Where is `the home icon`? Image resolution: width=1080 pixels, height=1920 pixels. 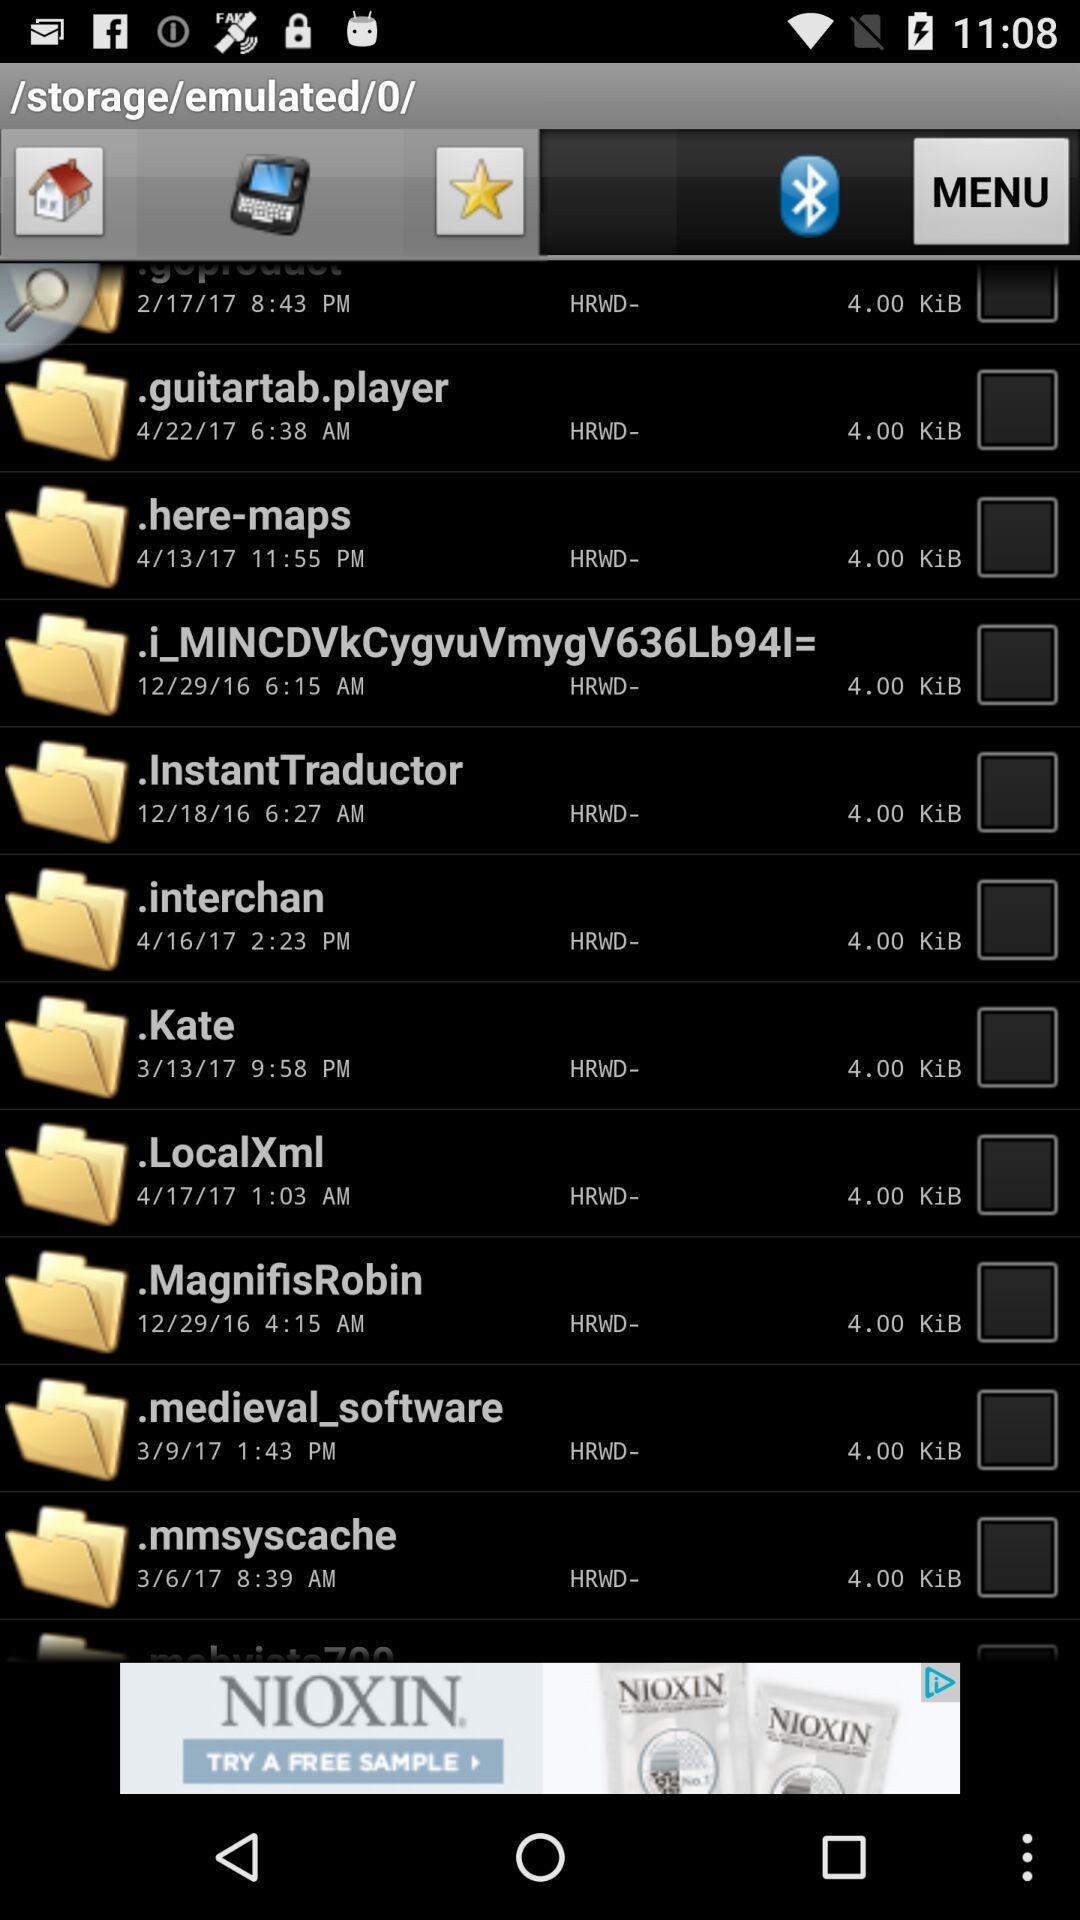
the home icon is located at coordinates (58, 209).